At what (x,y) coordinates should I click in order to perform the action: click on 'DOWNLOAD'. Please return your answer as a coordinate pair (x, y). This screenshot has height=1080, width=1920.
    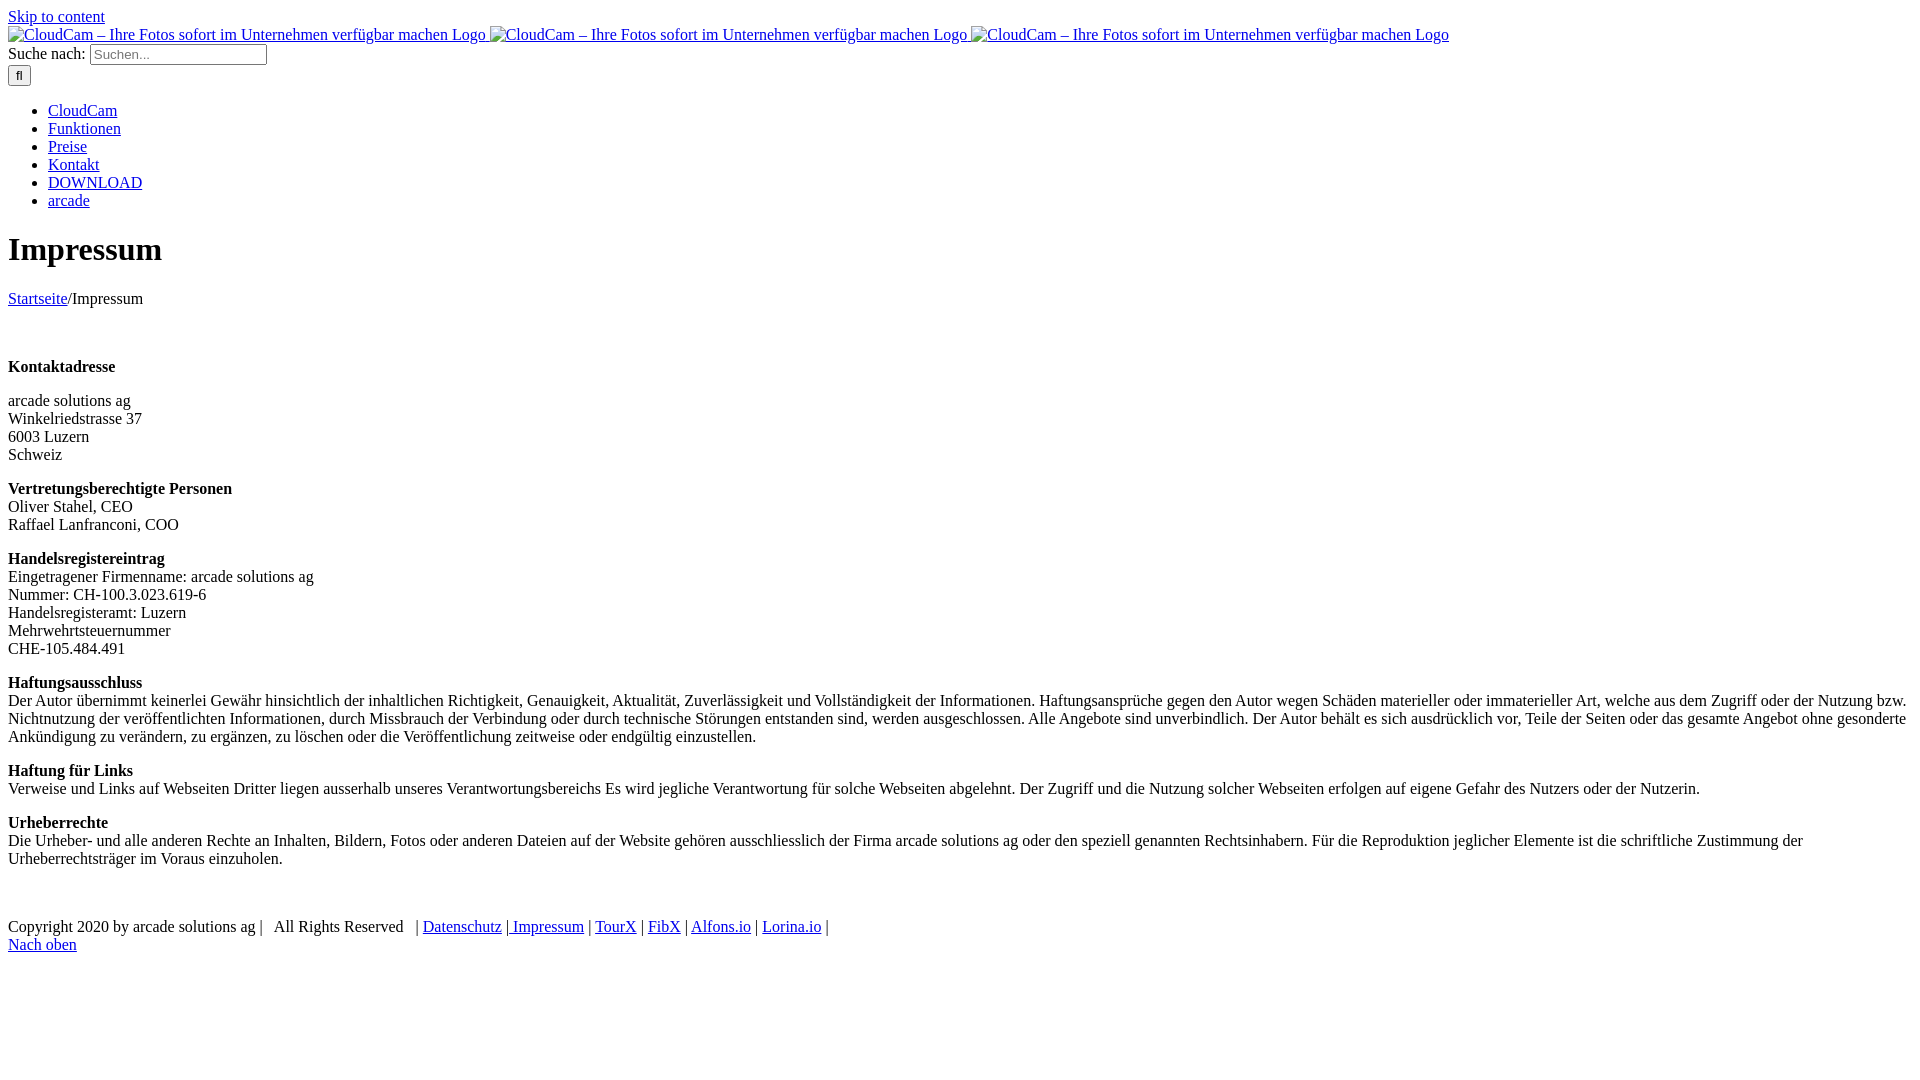
    Looking at the image, I should click on (94, 182).